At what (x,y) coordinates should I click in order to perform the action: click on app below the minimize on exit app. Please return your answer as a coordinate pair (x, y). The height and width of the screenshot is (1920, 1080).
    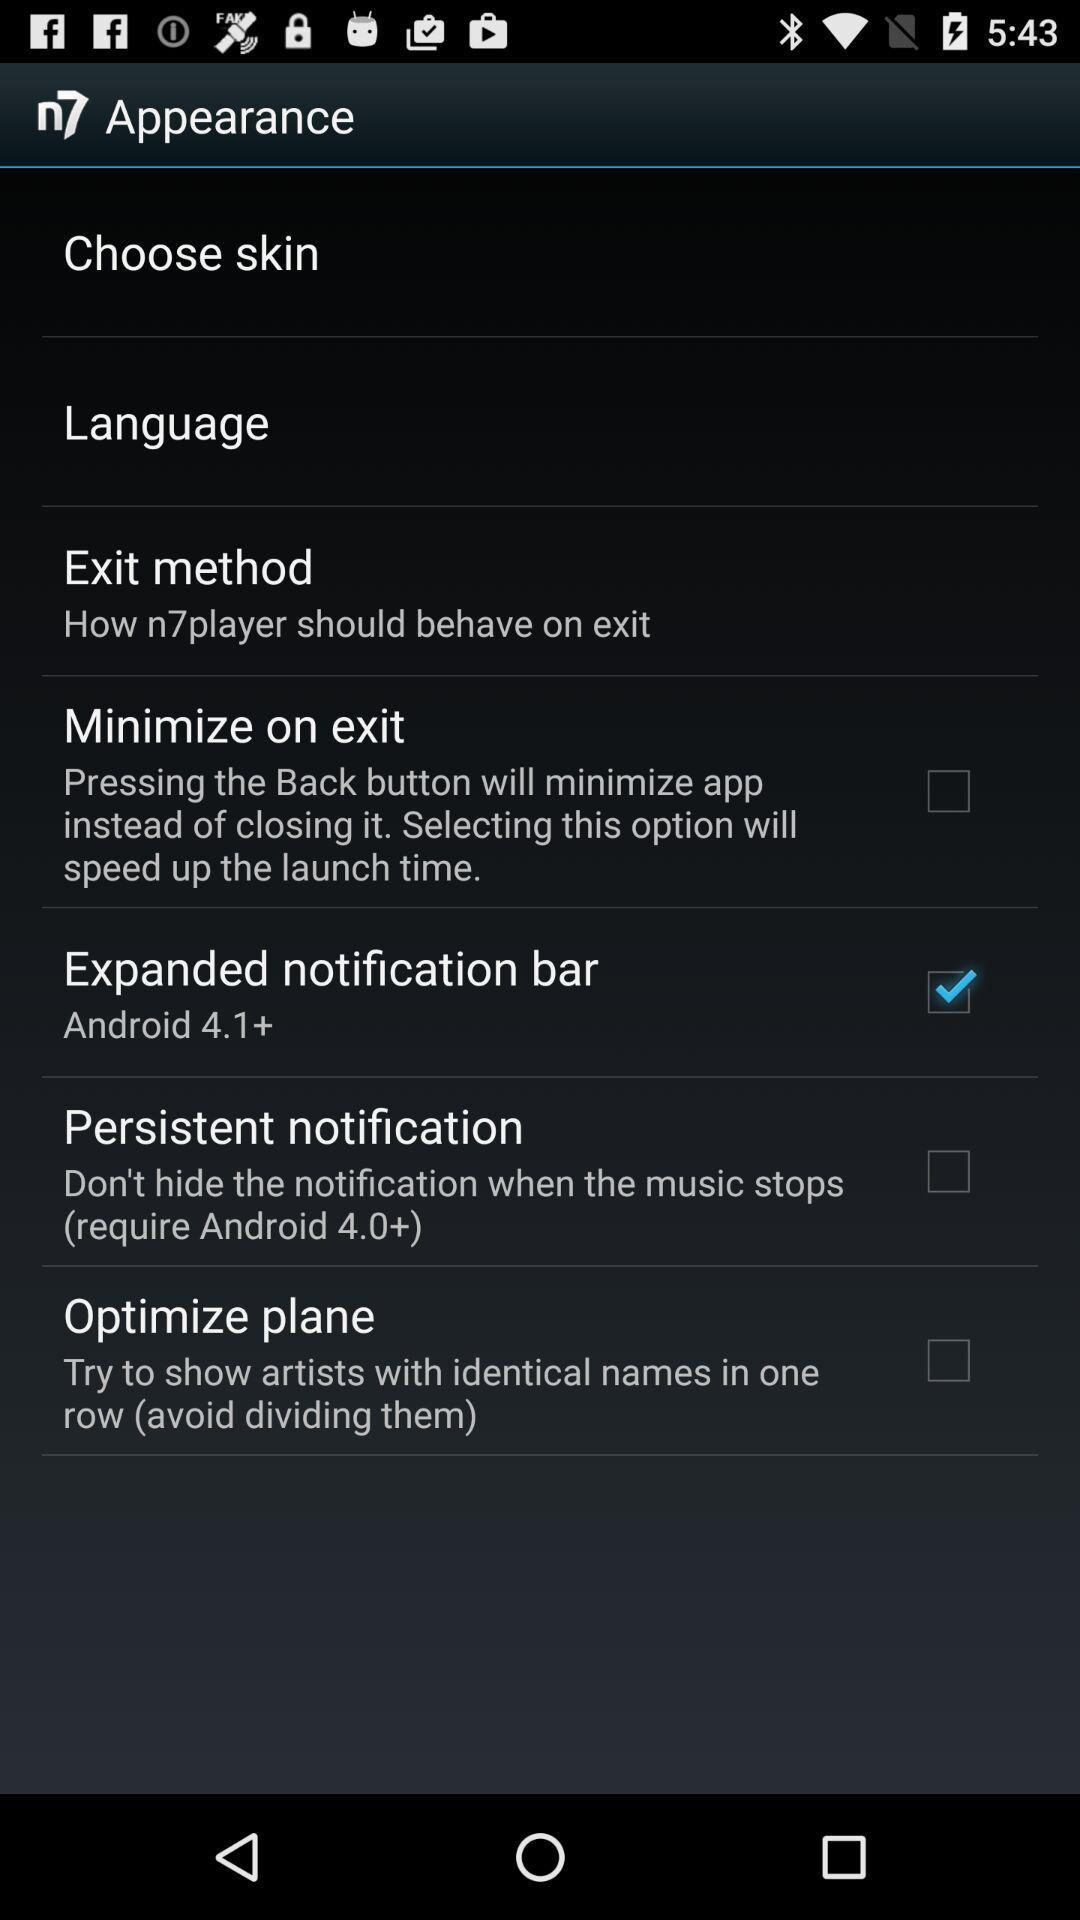
    Looking at the image, I should click on (463, 823).